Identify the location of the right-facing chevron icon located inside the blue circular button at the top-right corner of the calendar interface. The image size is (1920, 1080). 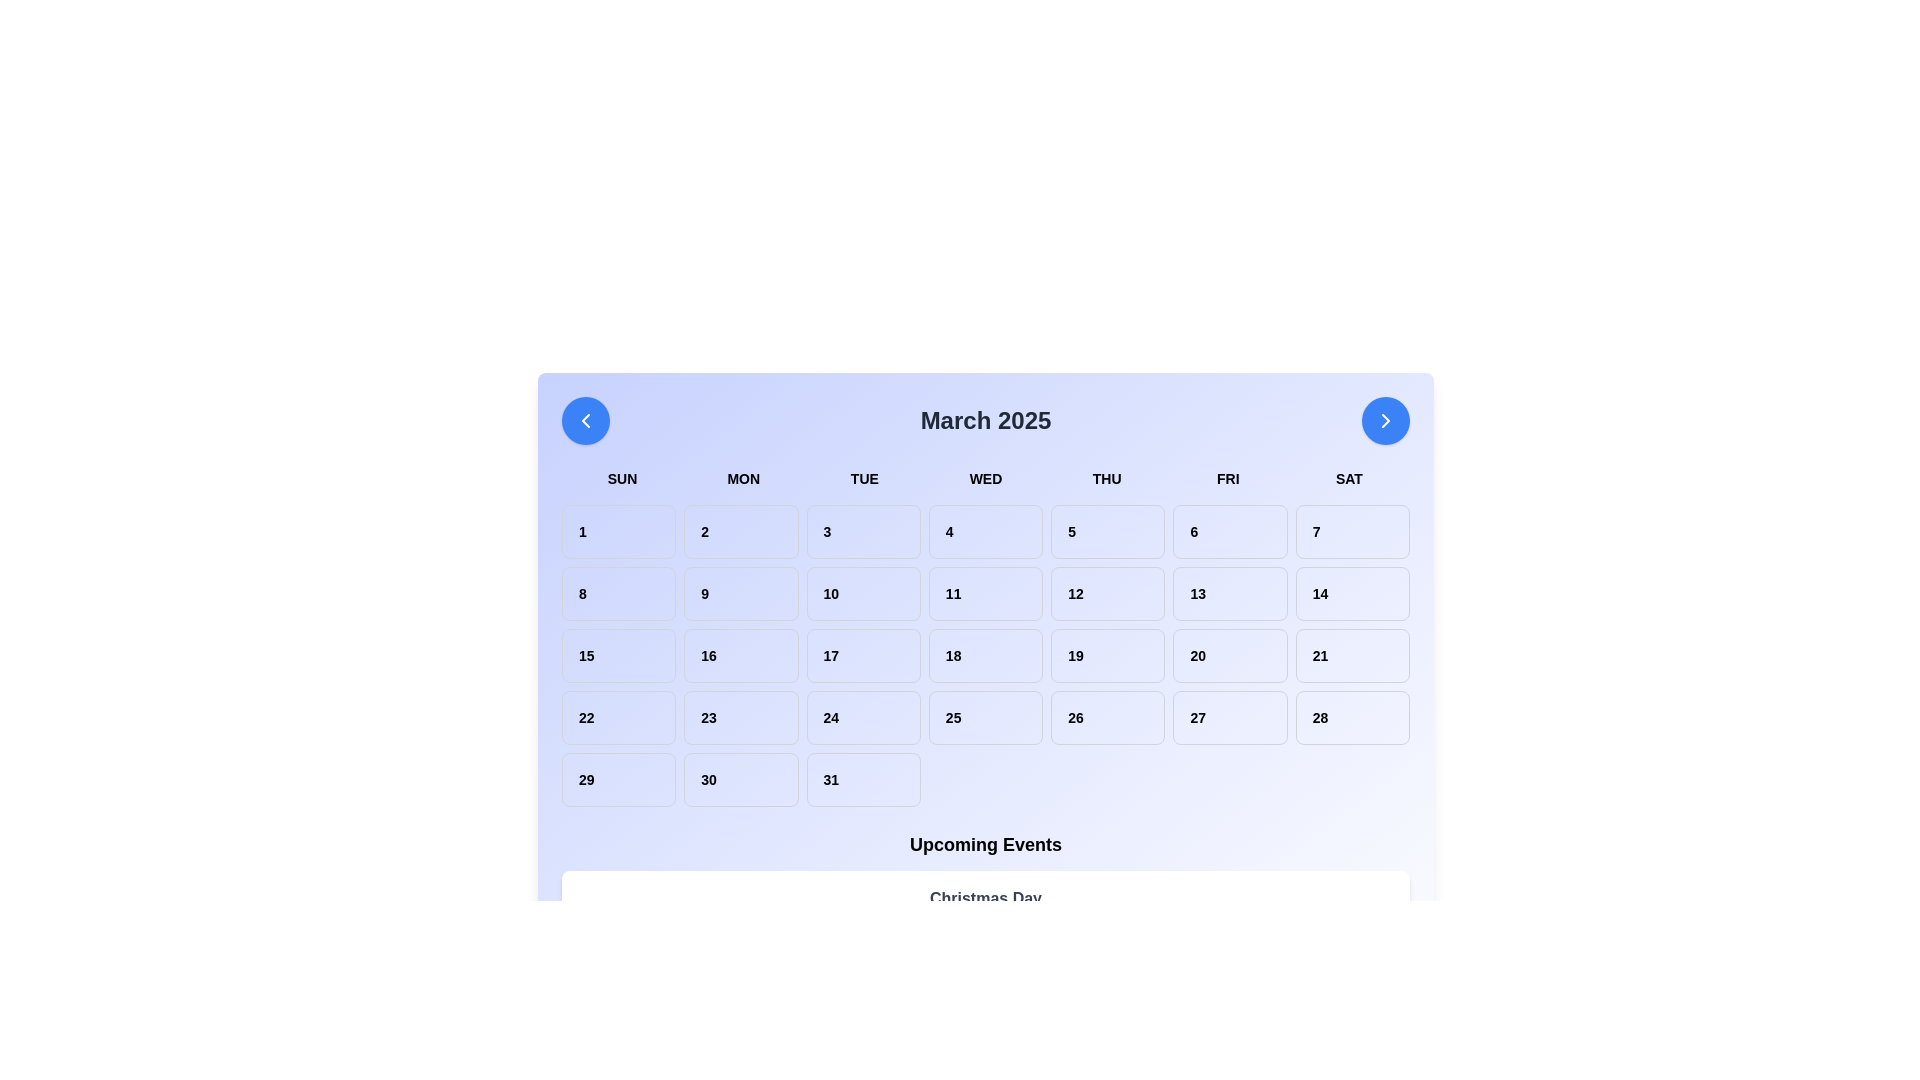
(1385, 419).